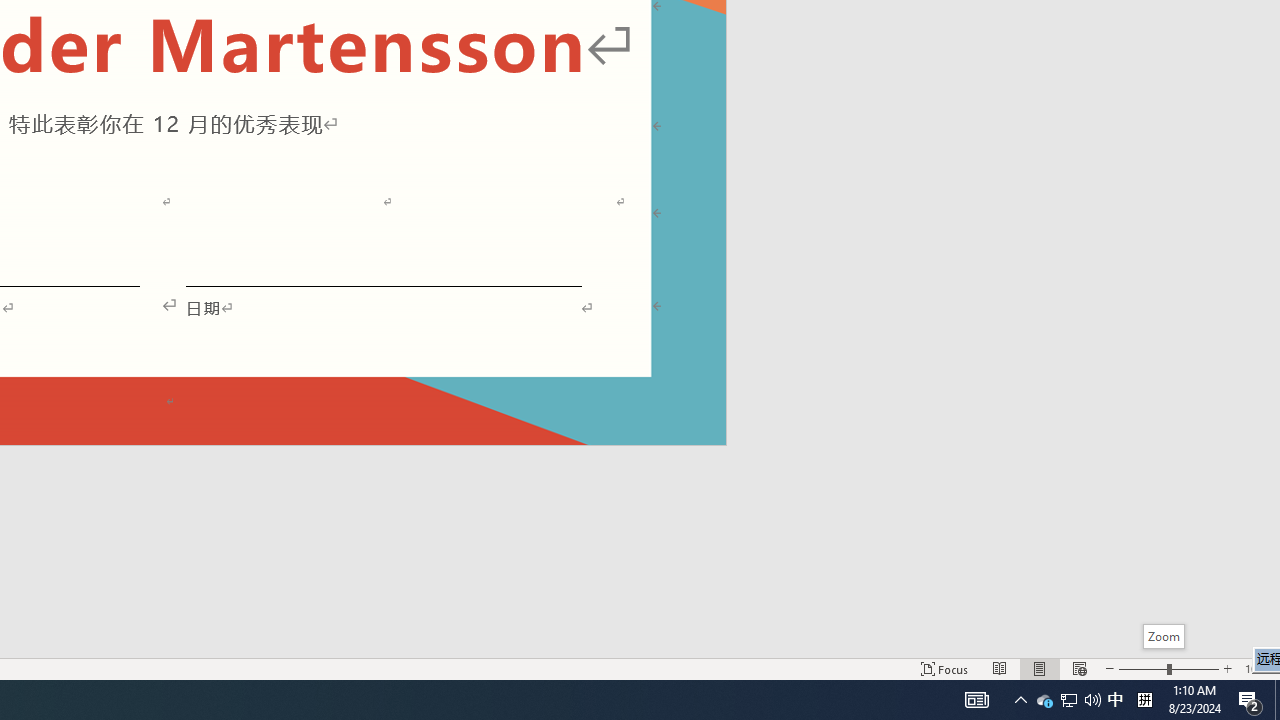 The width and height of the screenshot is (1280, 720). What do you see at coordinates (1257, 669) in the screenshot?
I see `'Zoom 100%'` at bounding box center [1257, 669].